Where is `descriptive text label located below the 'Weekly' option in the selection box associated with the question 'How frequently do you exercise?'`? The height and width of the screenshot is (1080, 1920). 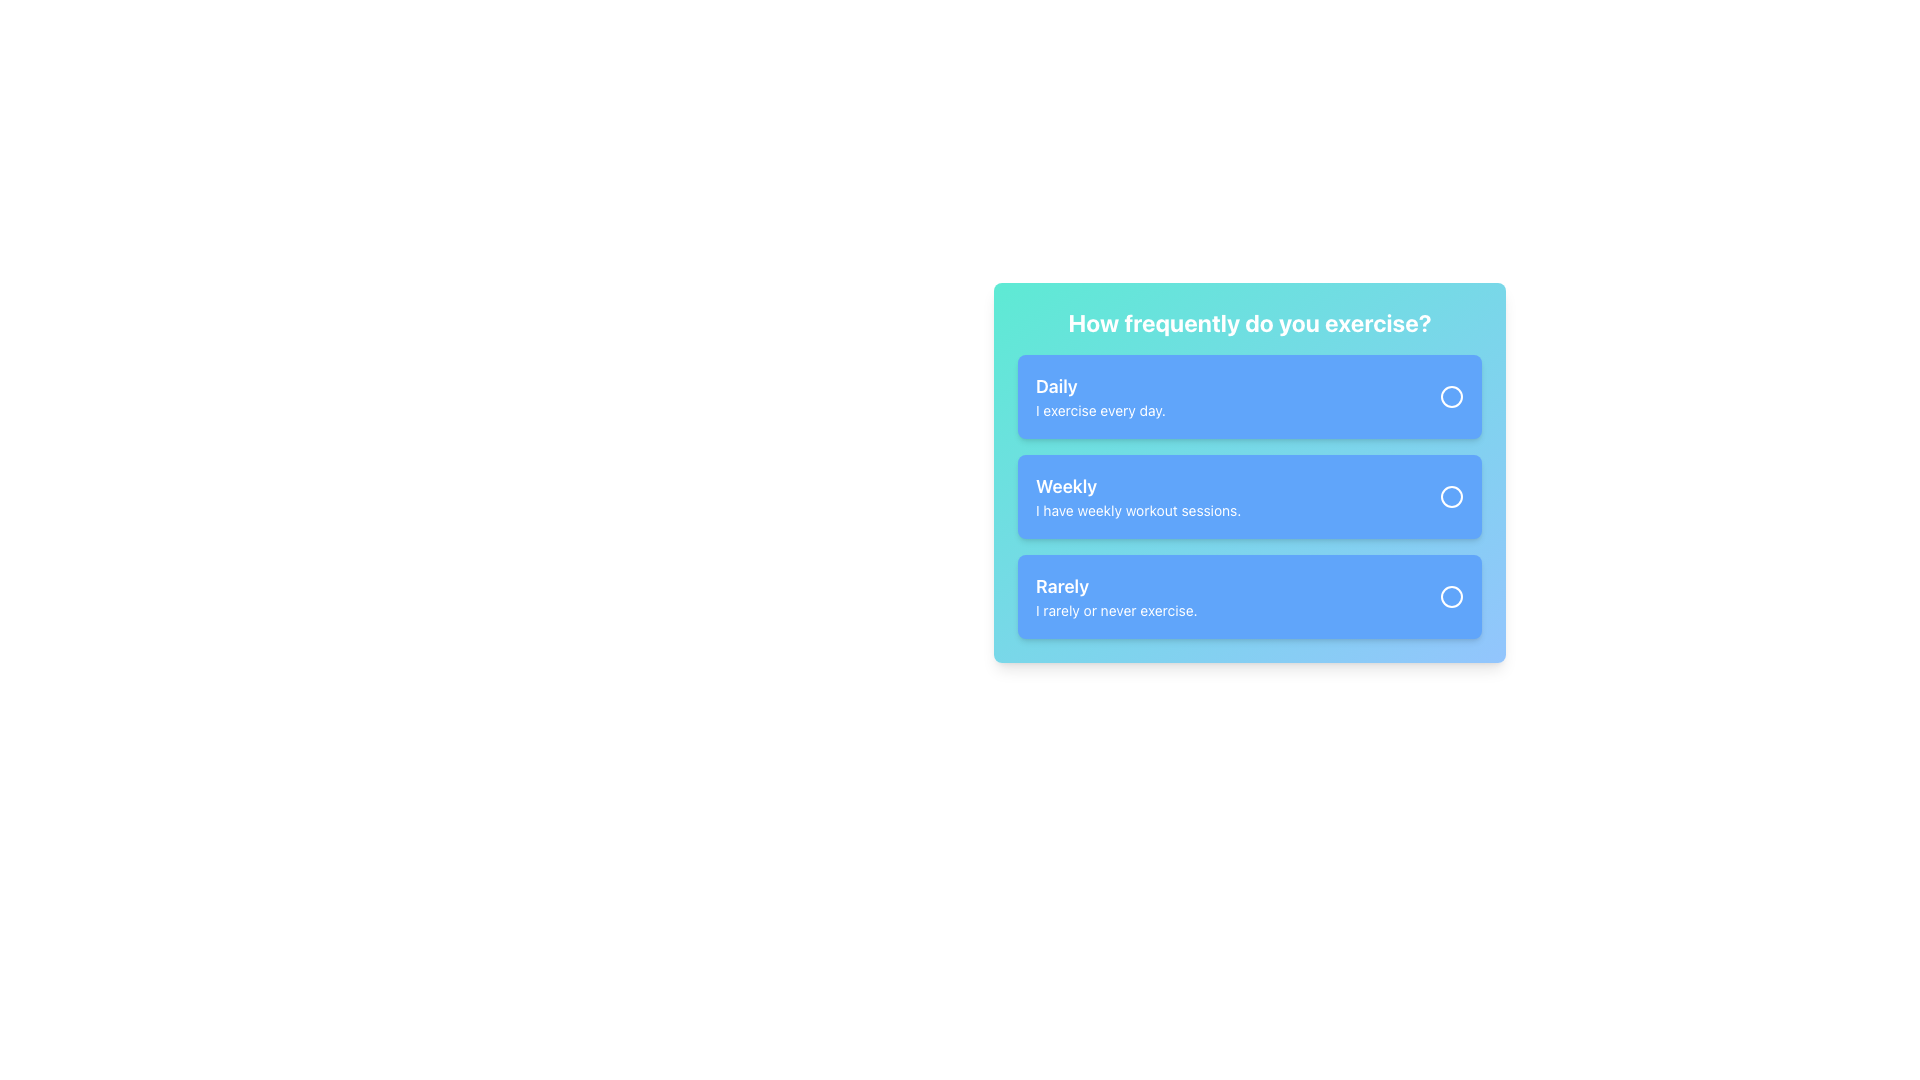
descriptive text label located below the 'Weekly' option in the selection box associated with the question 'How frequently do you exercise?' is located at coordinates (1138, 509).